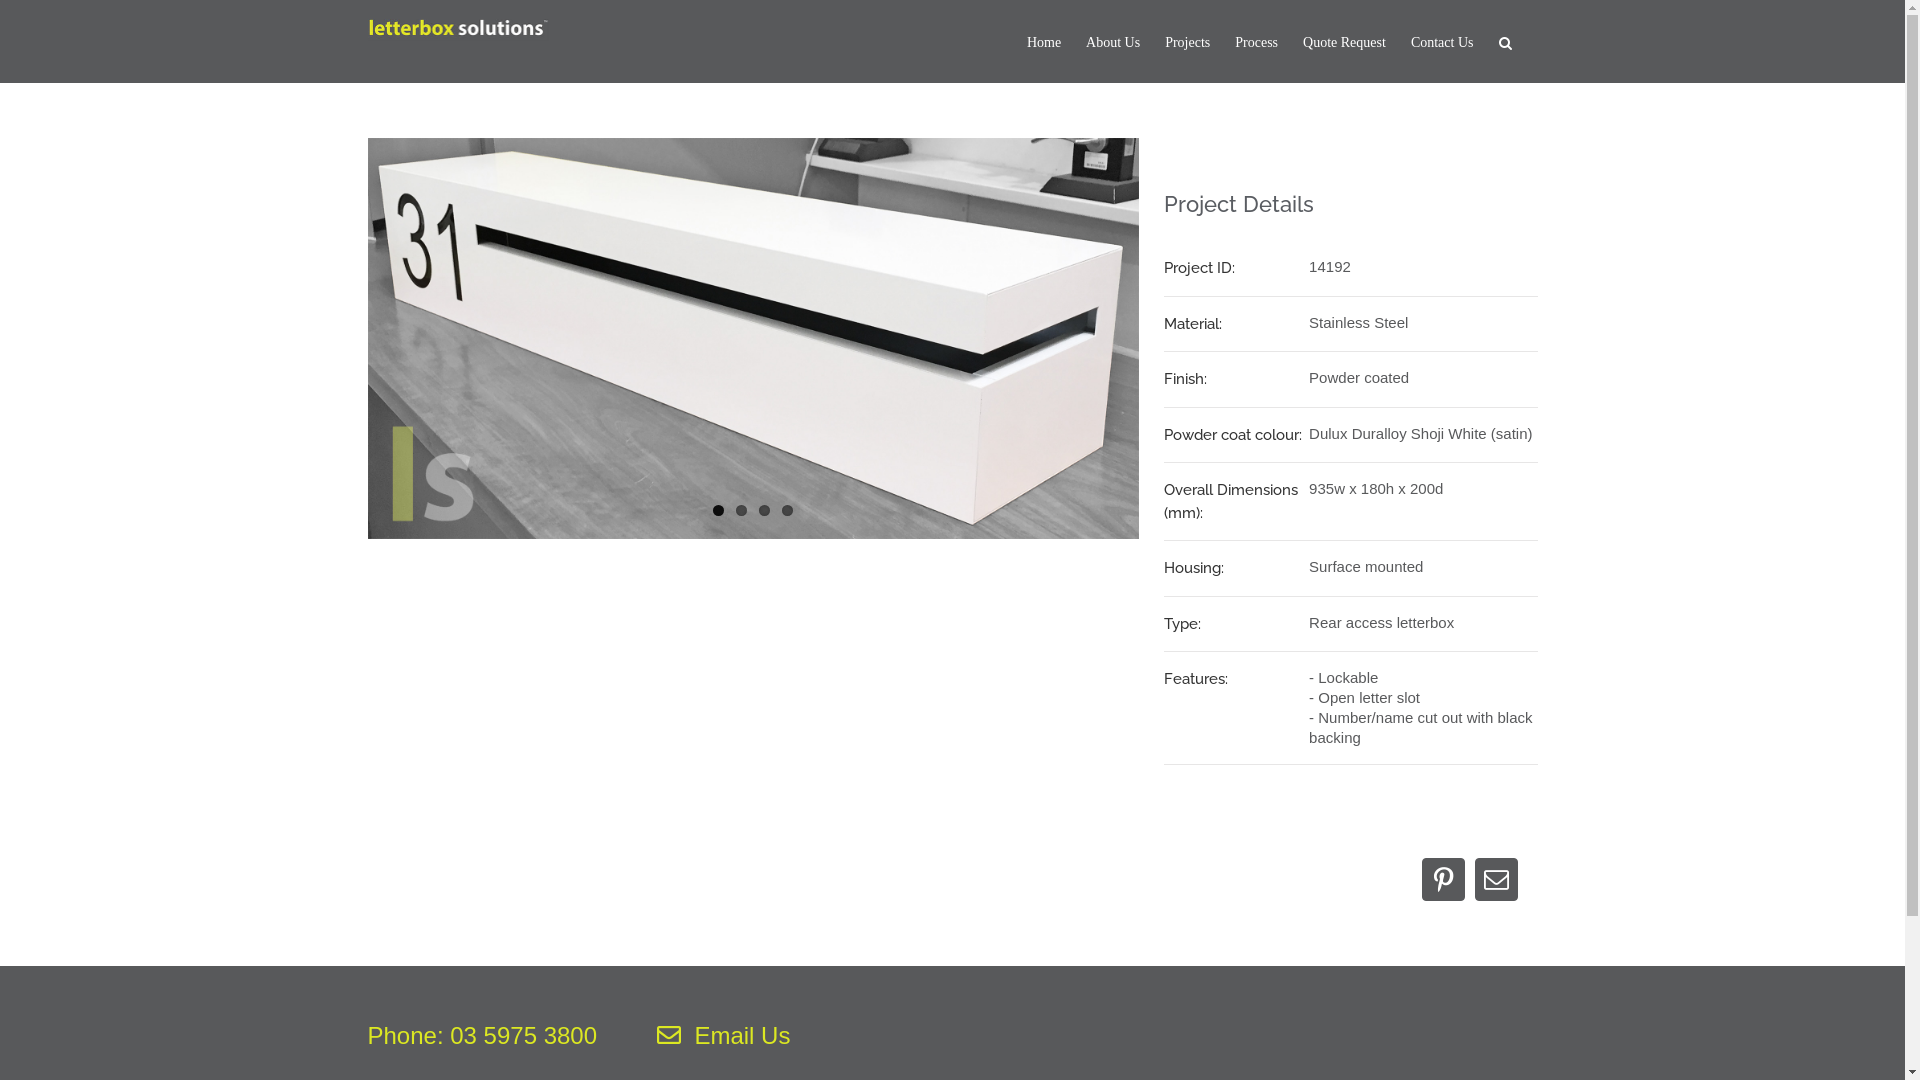 This screenshot has height=1080, width=1920. What do you see at coordinates (786, 509) in the screenshot?
I see `'4'` at bounding box center [786, 509].